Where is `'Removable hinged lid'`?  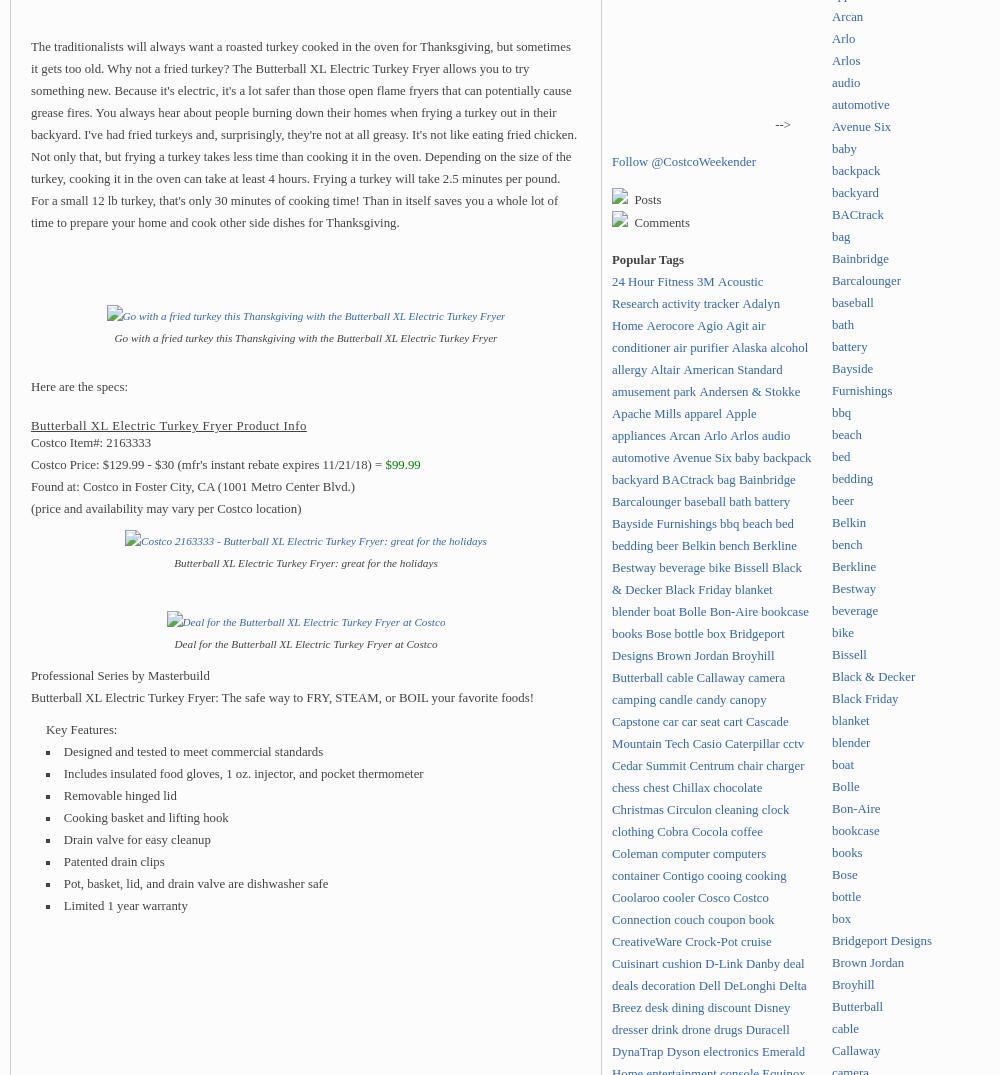 'Removable hinged lid' is located at coordinates (118, 793).